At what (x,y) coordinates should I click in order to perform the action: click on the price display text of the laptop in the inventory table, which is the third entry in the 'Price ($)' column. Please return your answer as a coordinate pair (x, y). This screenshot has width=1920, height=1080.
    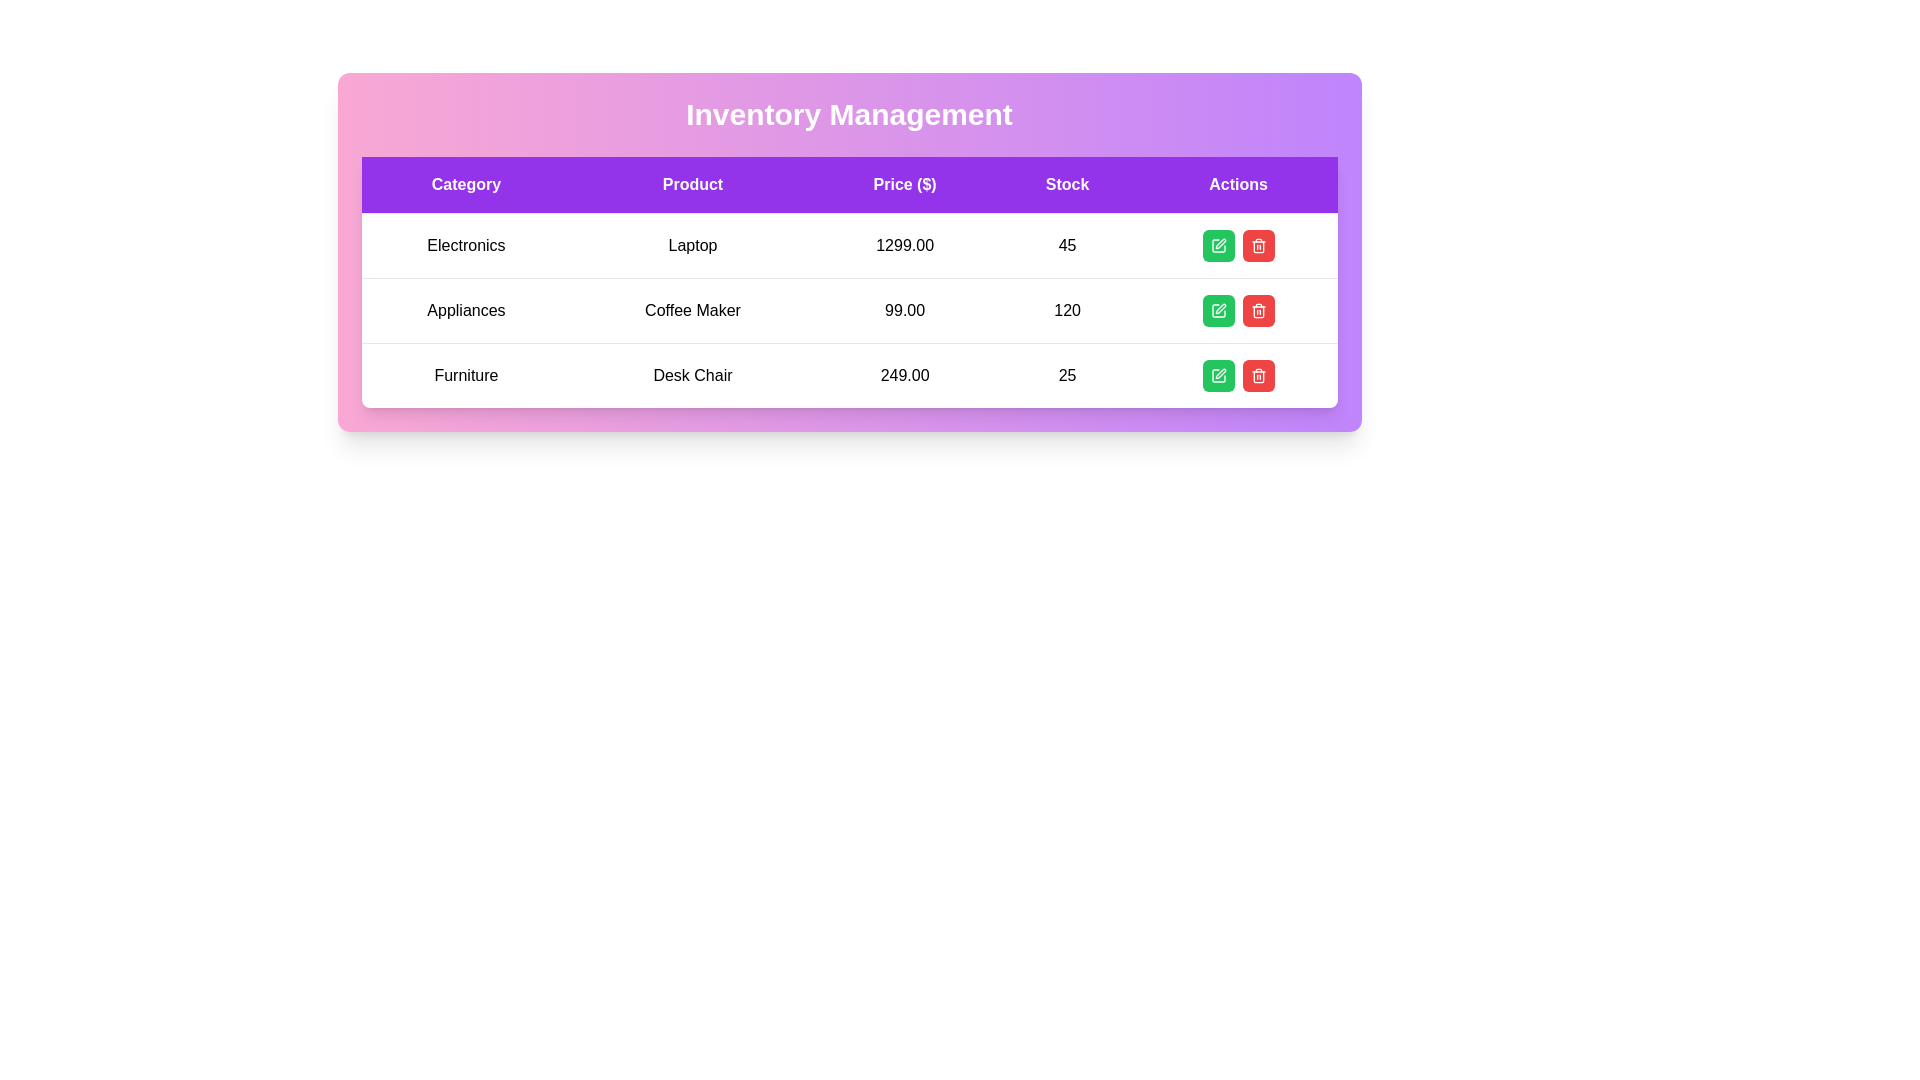
    Looking at the image, I should click on (904, 245).